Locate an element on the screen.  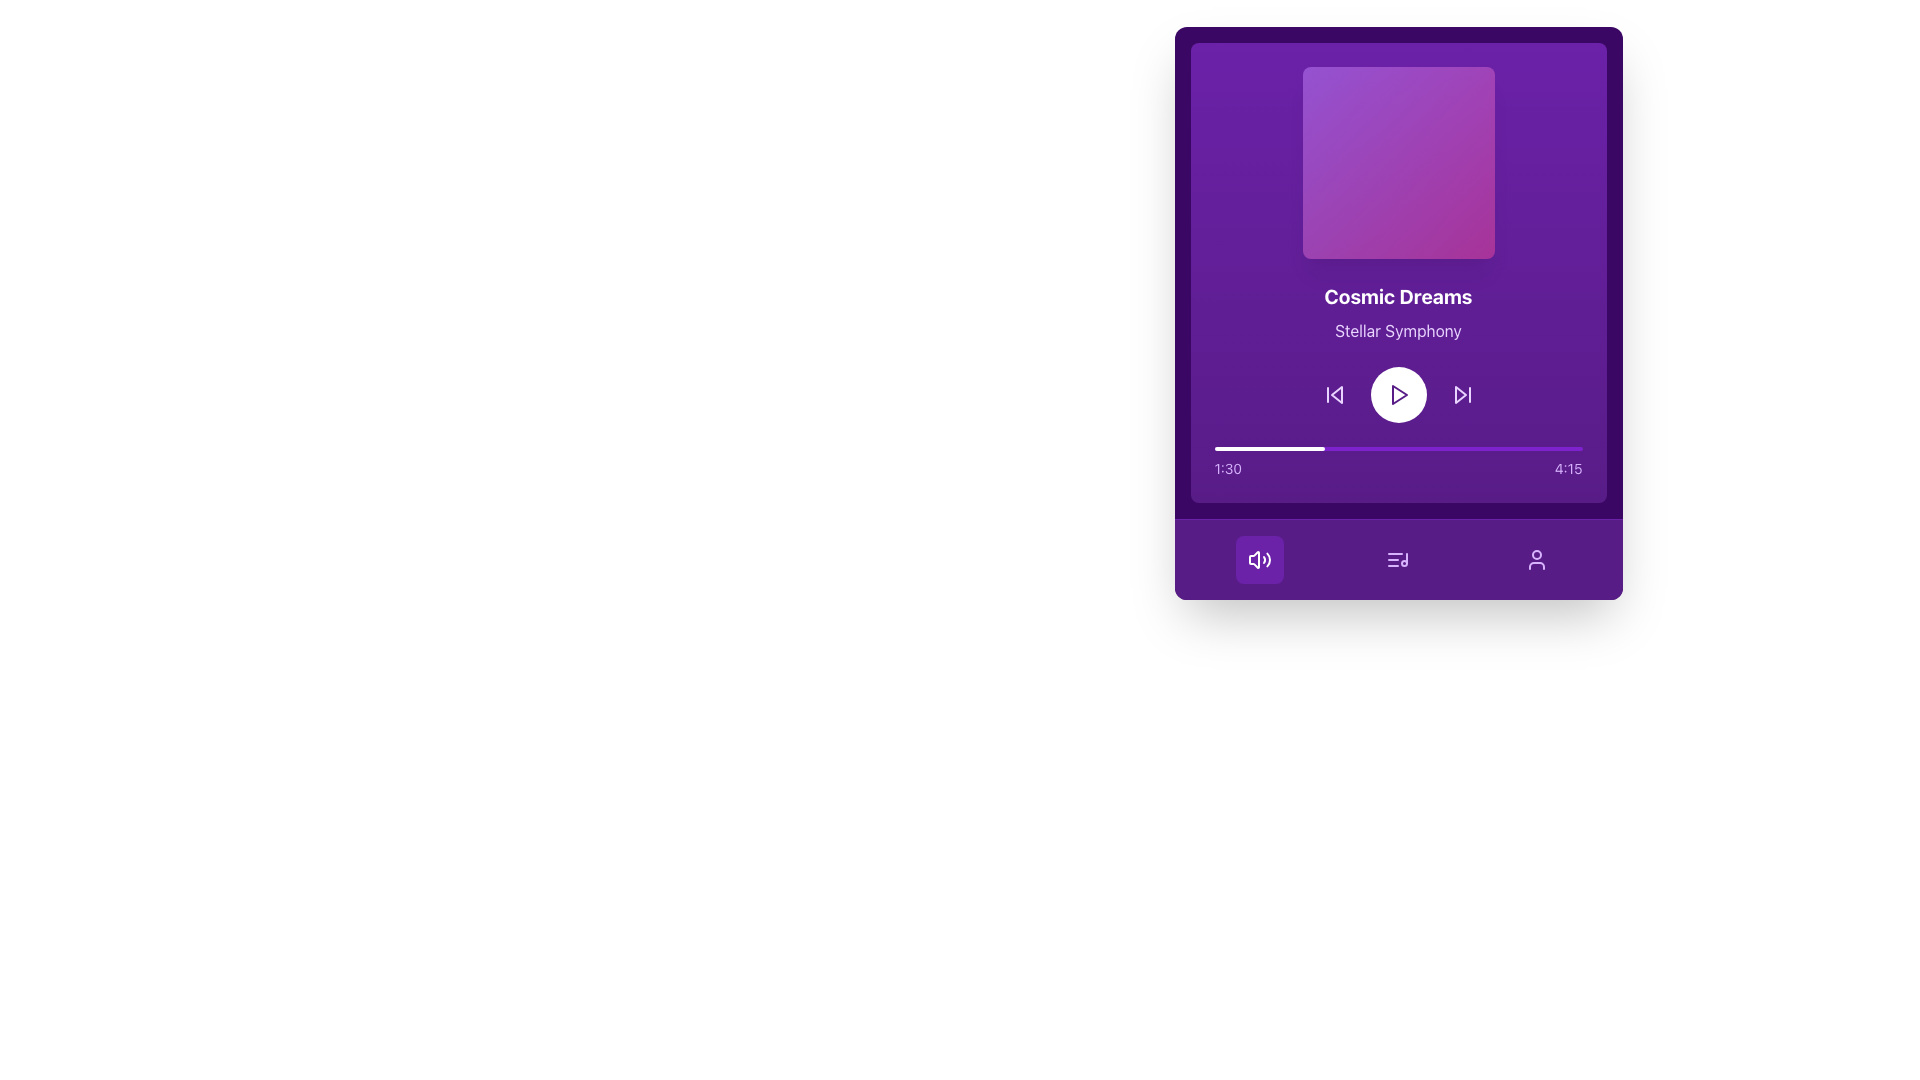
the primary play or pause button located in the center of a three-button group at the bottom part of the music player interface for keyboard activation is located at coordinates (1397, 394).